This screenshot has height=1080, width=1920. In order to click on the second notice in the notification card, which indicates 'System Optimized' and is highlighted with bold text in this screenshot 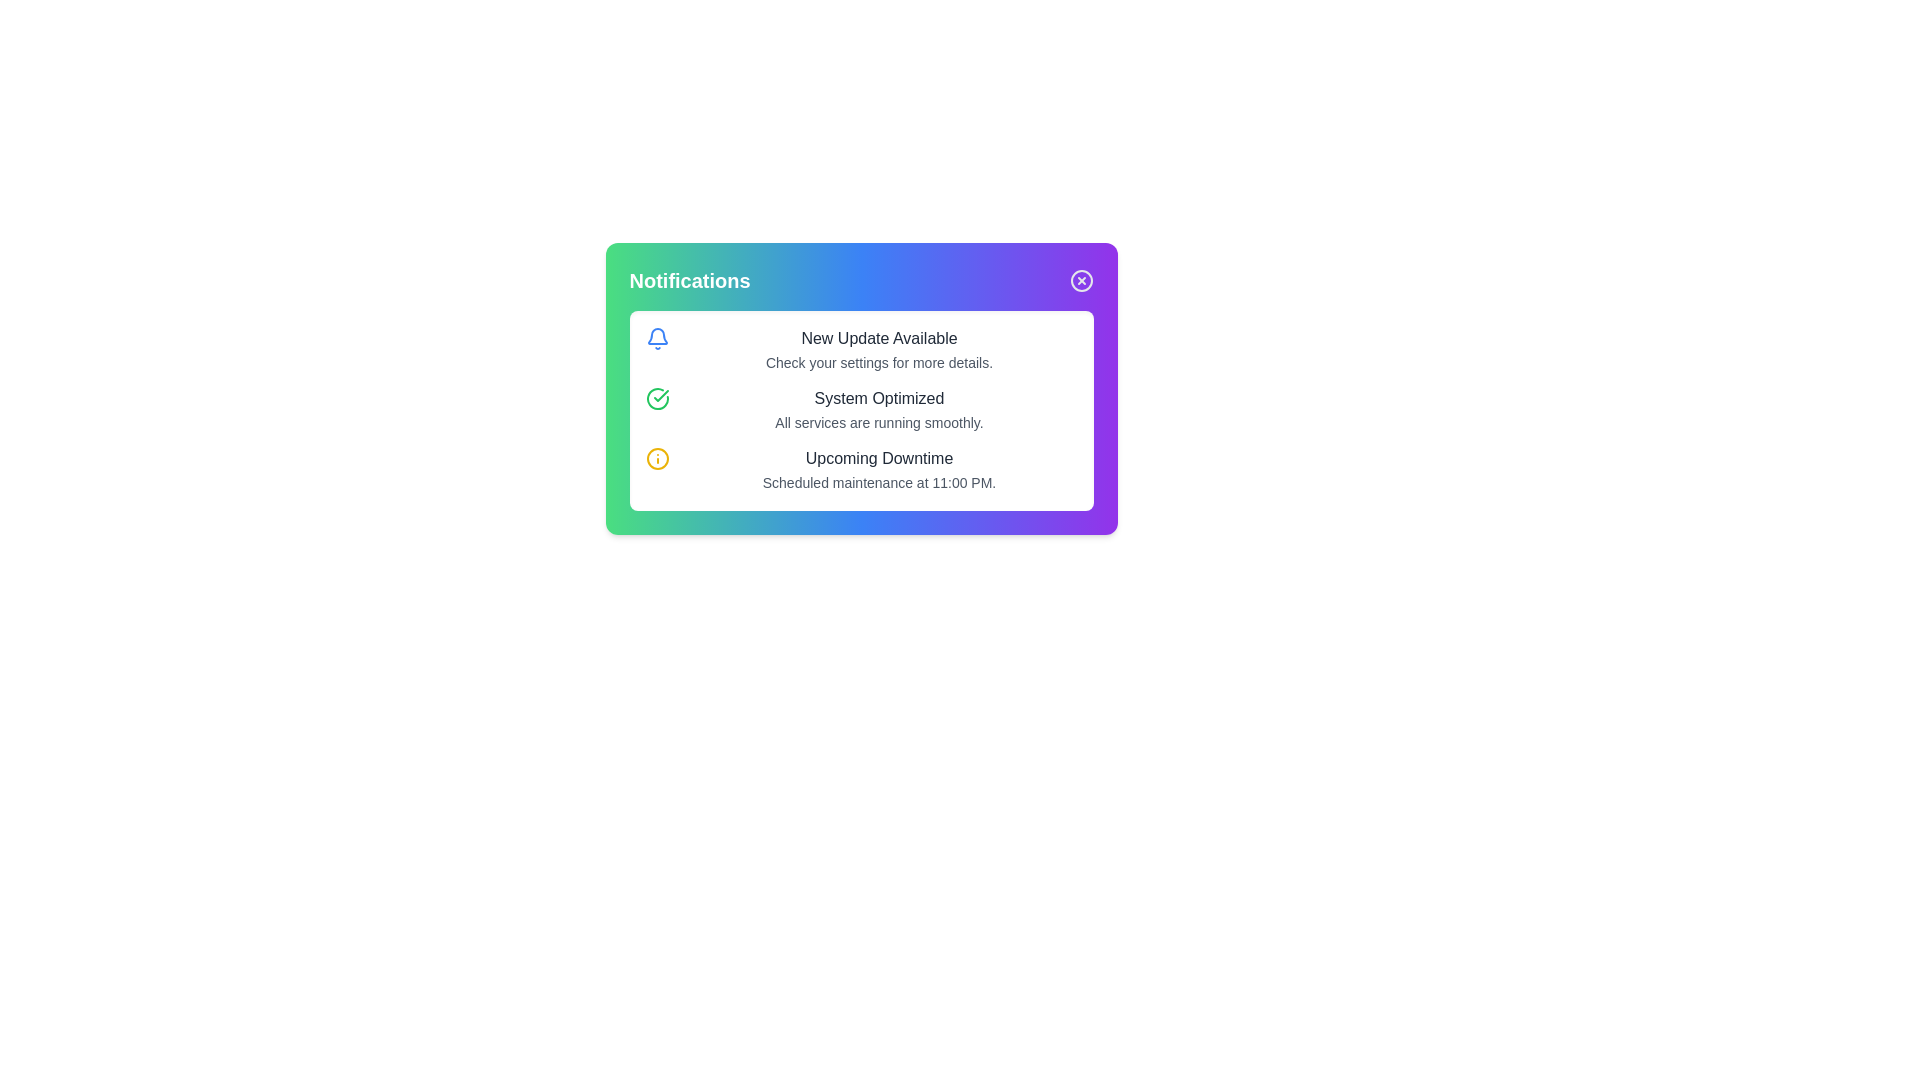, I will do `click(861, 410)`.